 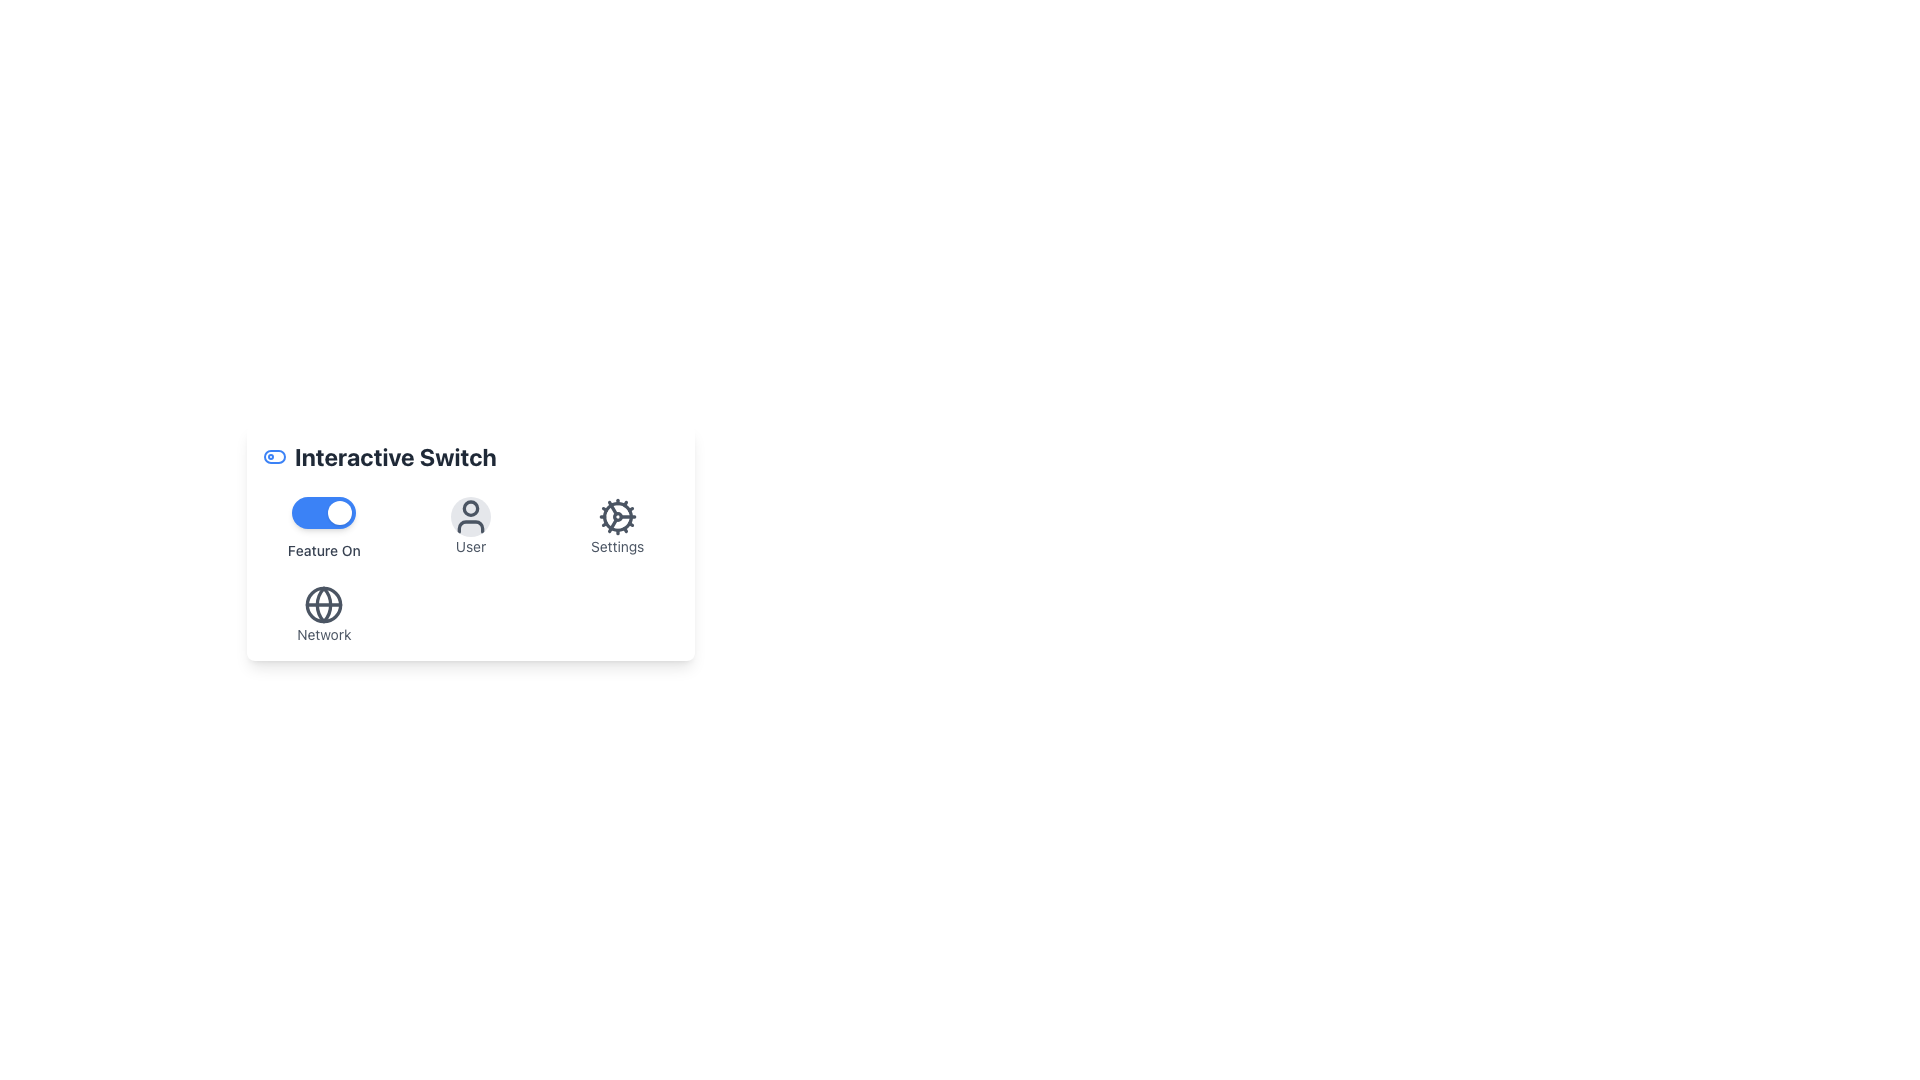 I want to click on the settings graphical icon component located in the top-right section of the card below the 'Interactive Switch' title and to the right of the 'User' profile icon, so click(x=616, y=515).